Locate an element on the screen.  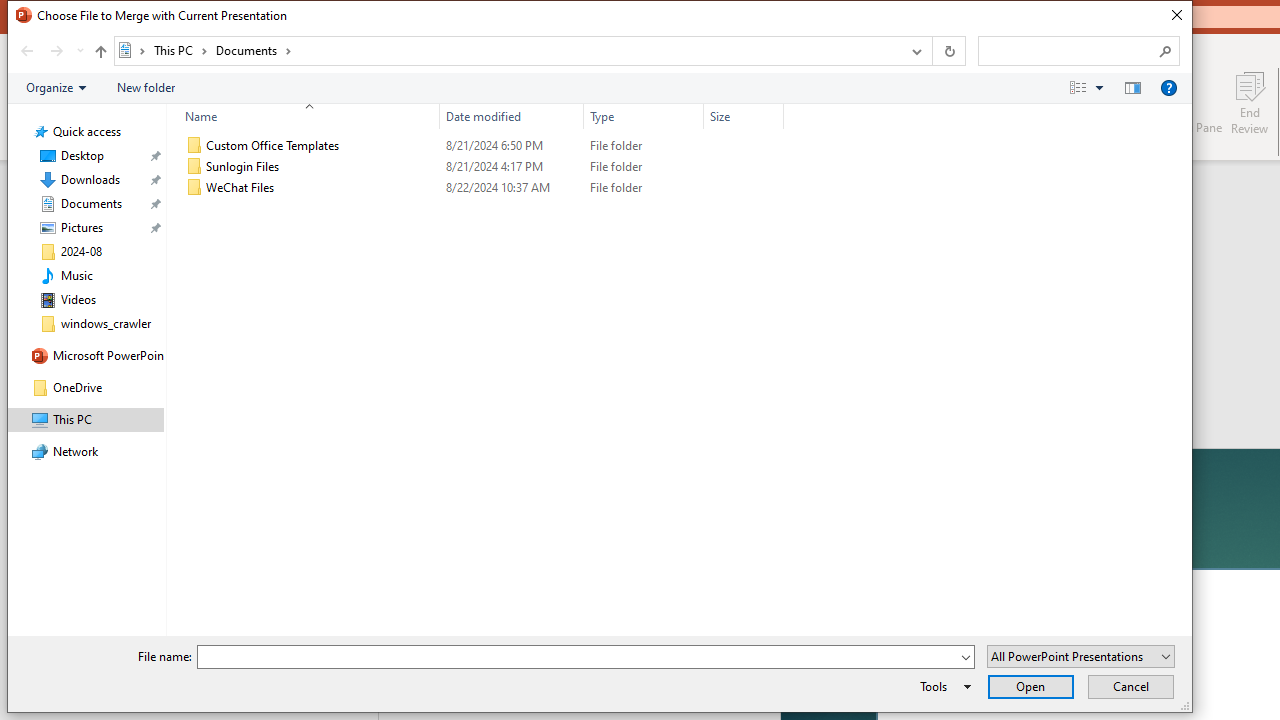
'Forward (Alt + Right Arrow)' is located at coordinates (56, 50).